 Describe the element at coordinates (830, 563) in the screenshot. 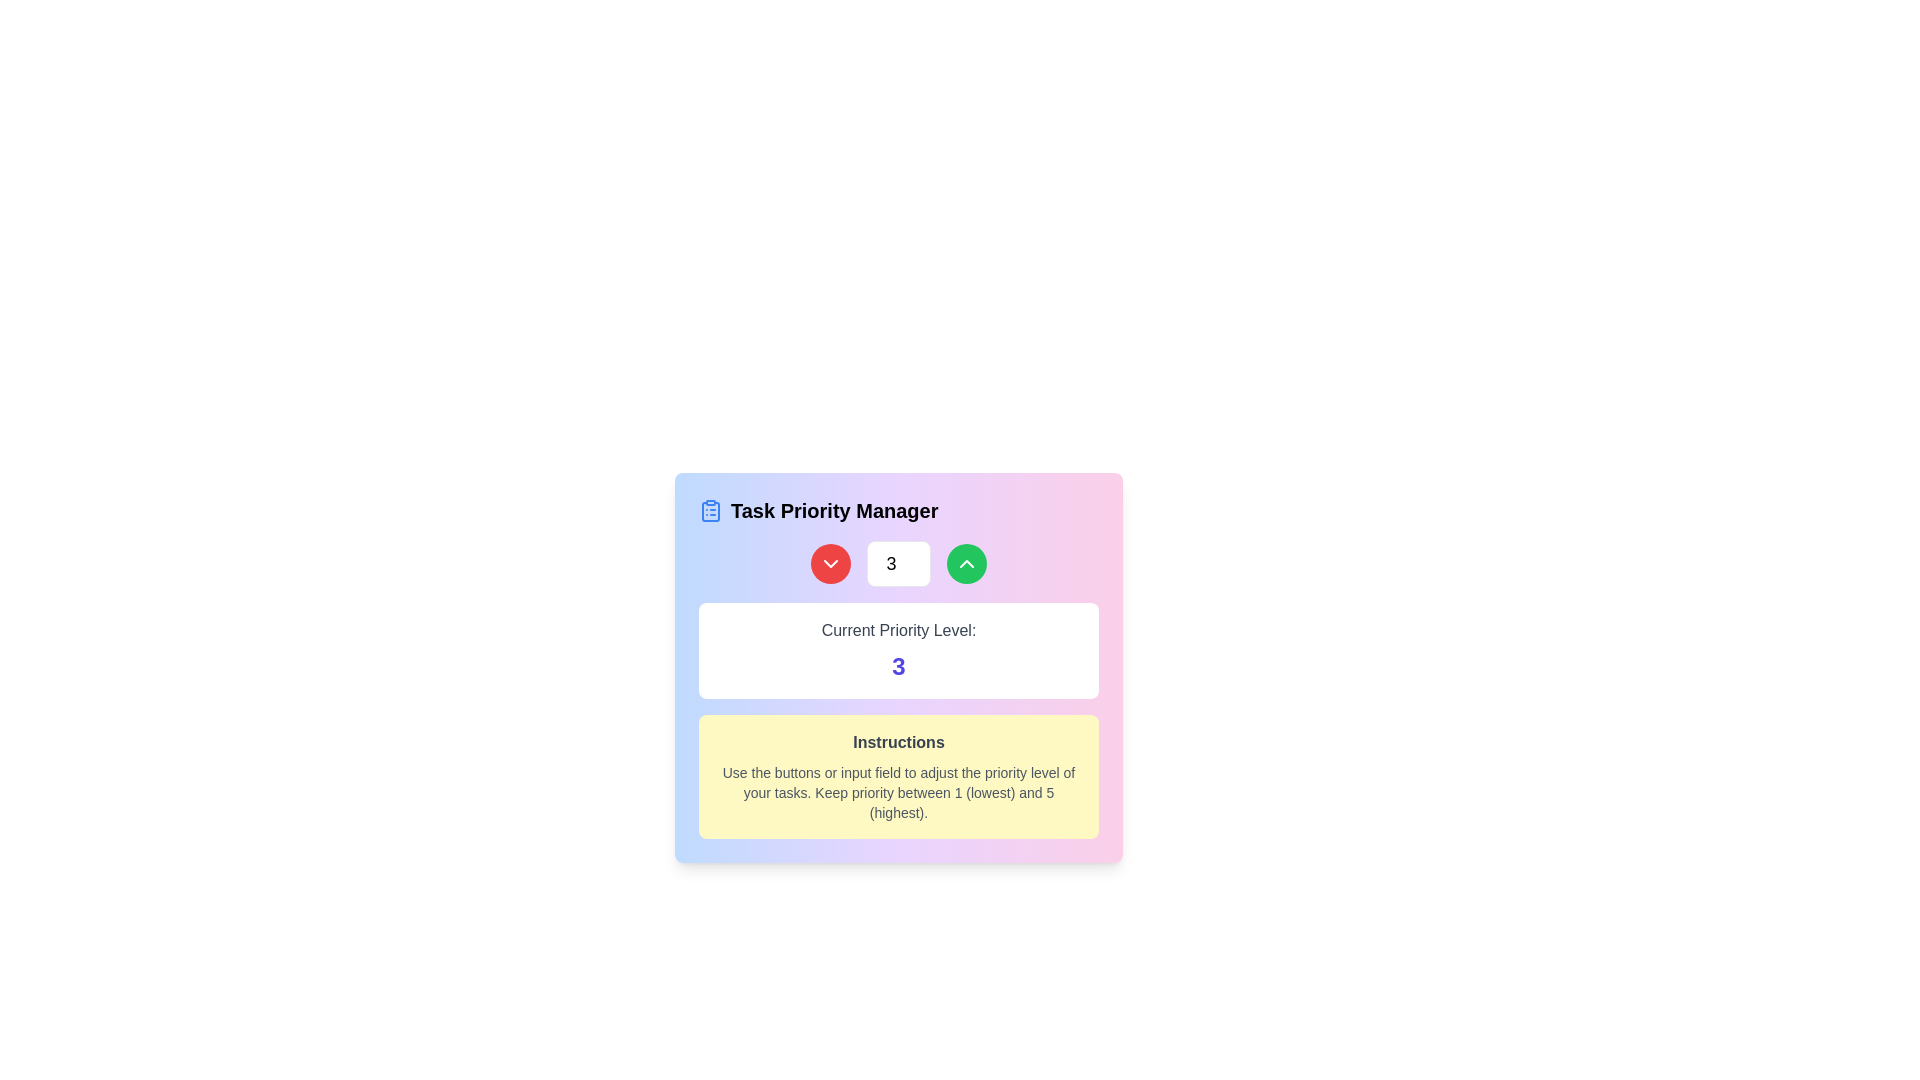

I see `the button designed for decreasing the value in the adjacent numeric input field, which is positioned to the left of a numeric input field and the green circular button with an upward chevron` at that location.